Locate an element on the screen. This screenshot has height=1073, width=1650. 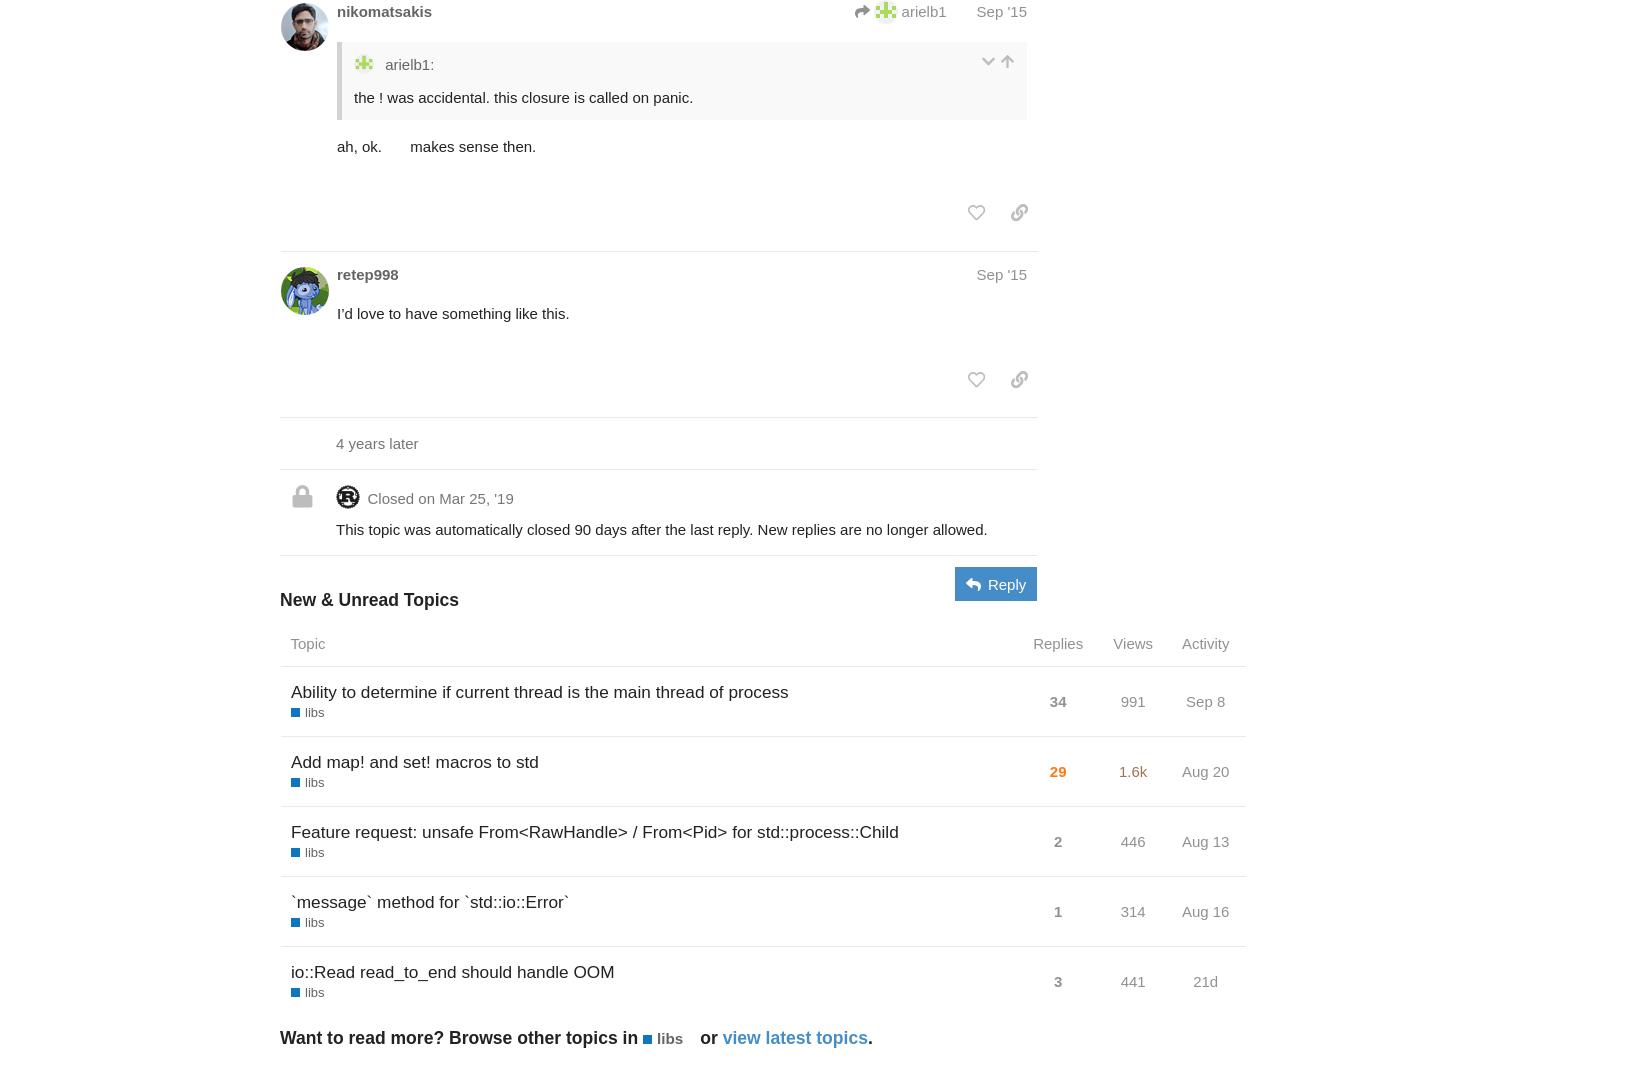
'on Mar 25, '19' is located at coordinates (464, 496).